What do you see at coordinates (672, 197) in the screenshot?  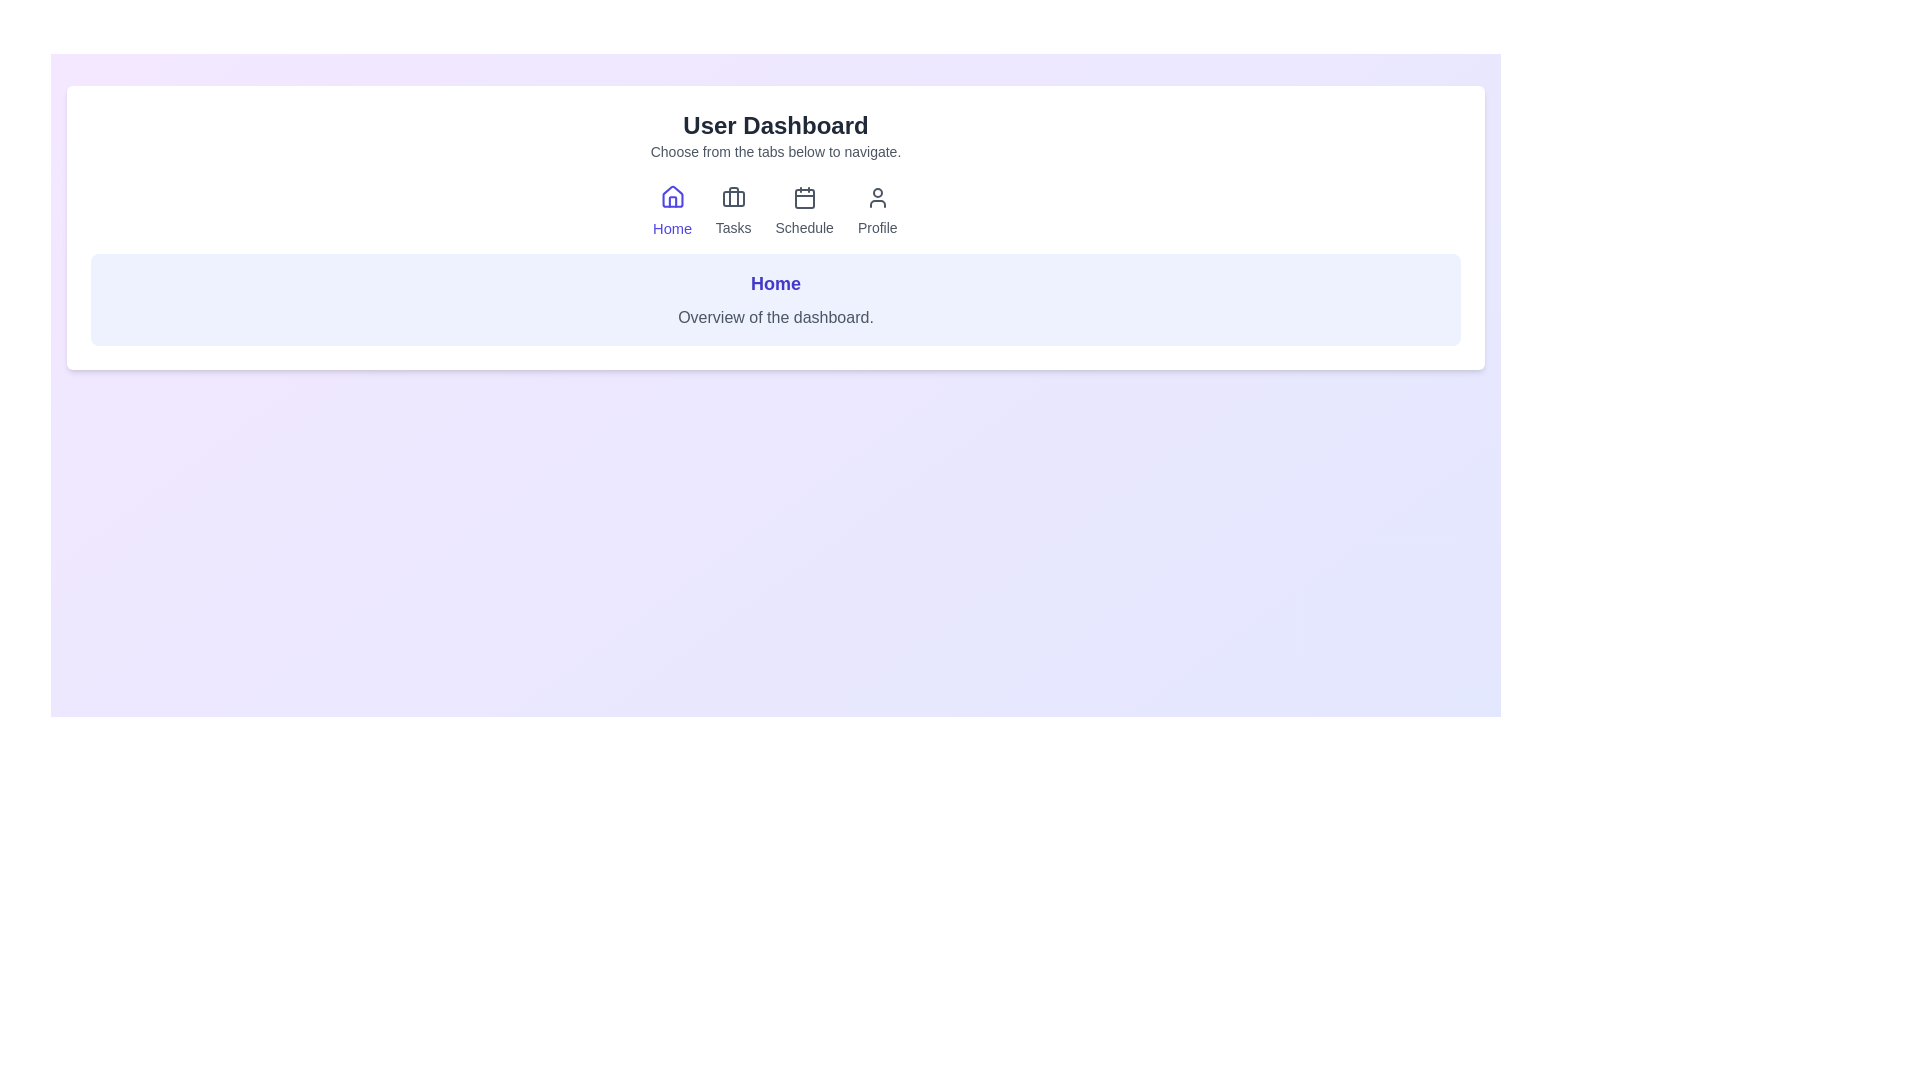 I see `the home icon in the navigation bar` at bounding box center [672, 197].